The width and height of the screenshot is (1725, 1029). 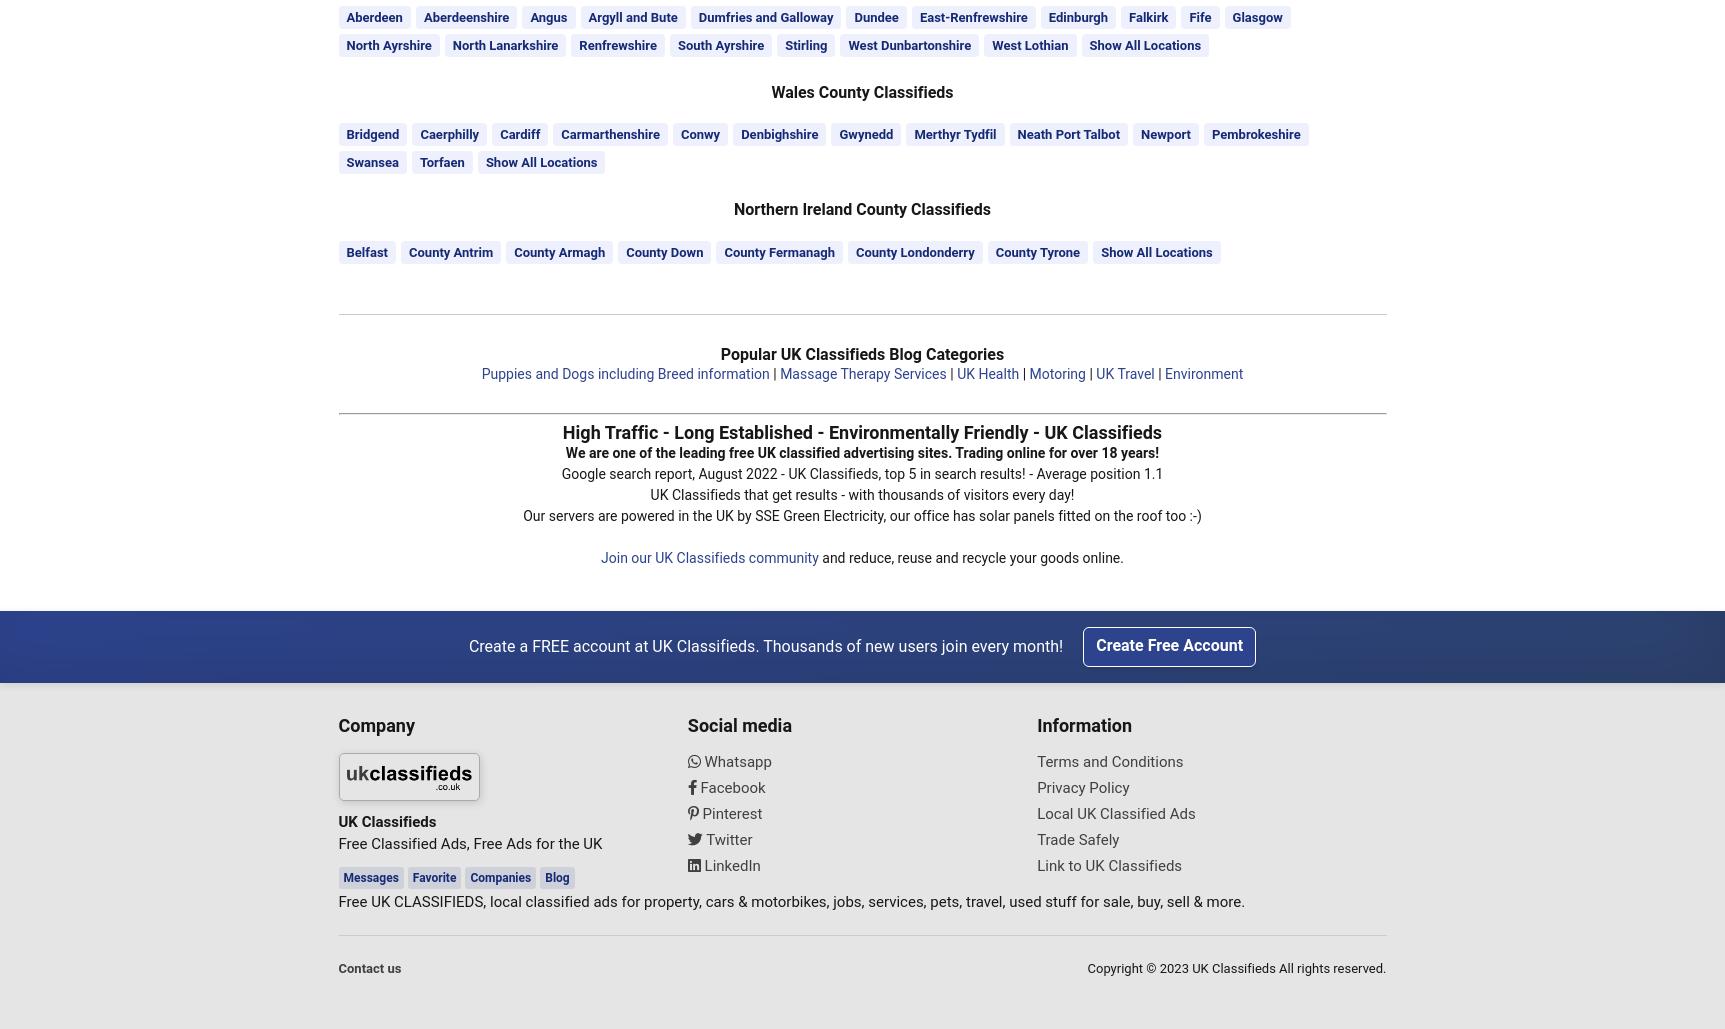 What do you see at coordinates (1188, 15) in the screenshot?
I see `'Fife'` at bounding box center [1188, 15].